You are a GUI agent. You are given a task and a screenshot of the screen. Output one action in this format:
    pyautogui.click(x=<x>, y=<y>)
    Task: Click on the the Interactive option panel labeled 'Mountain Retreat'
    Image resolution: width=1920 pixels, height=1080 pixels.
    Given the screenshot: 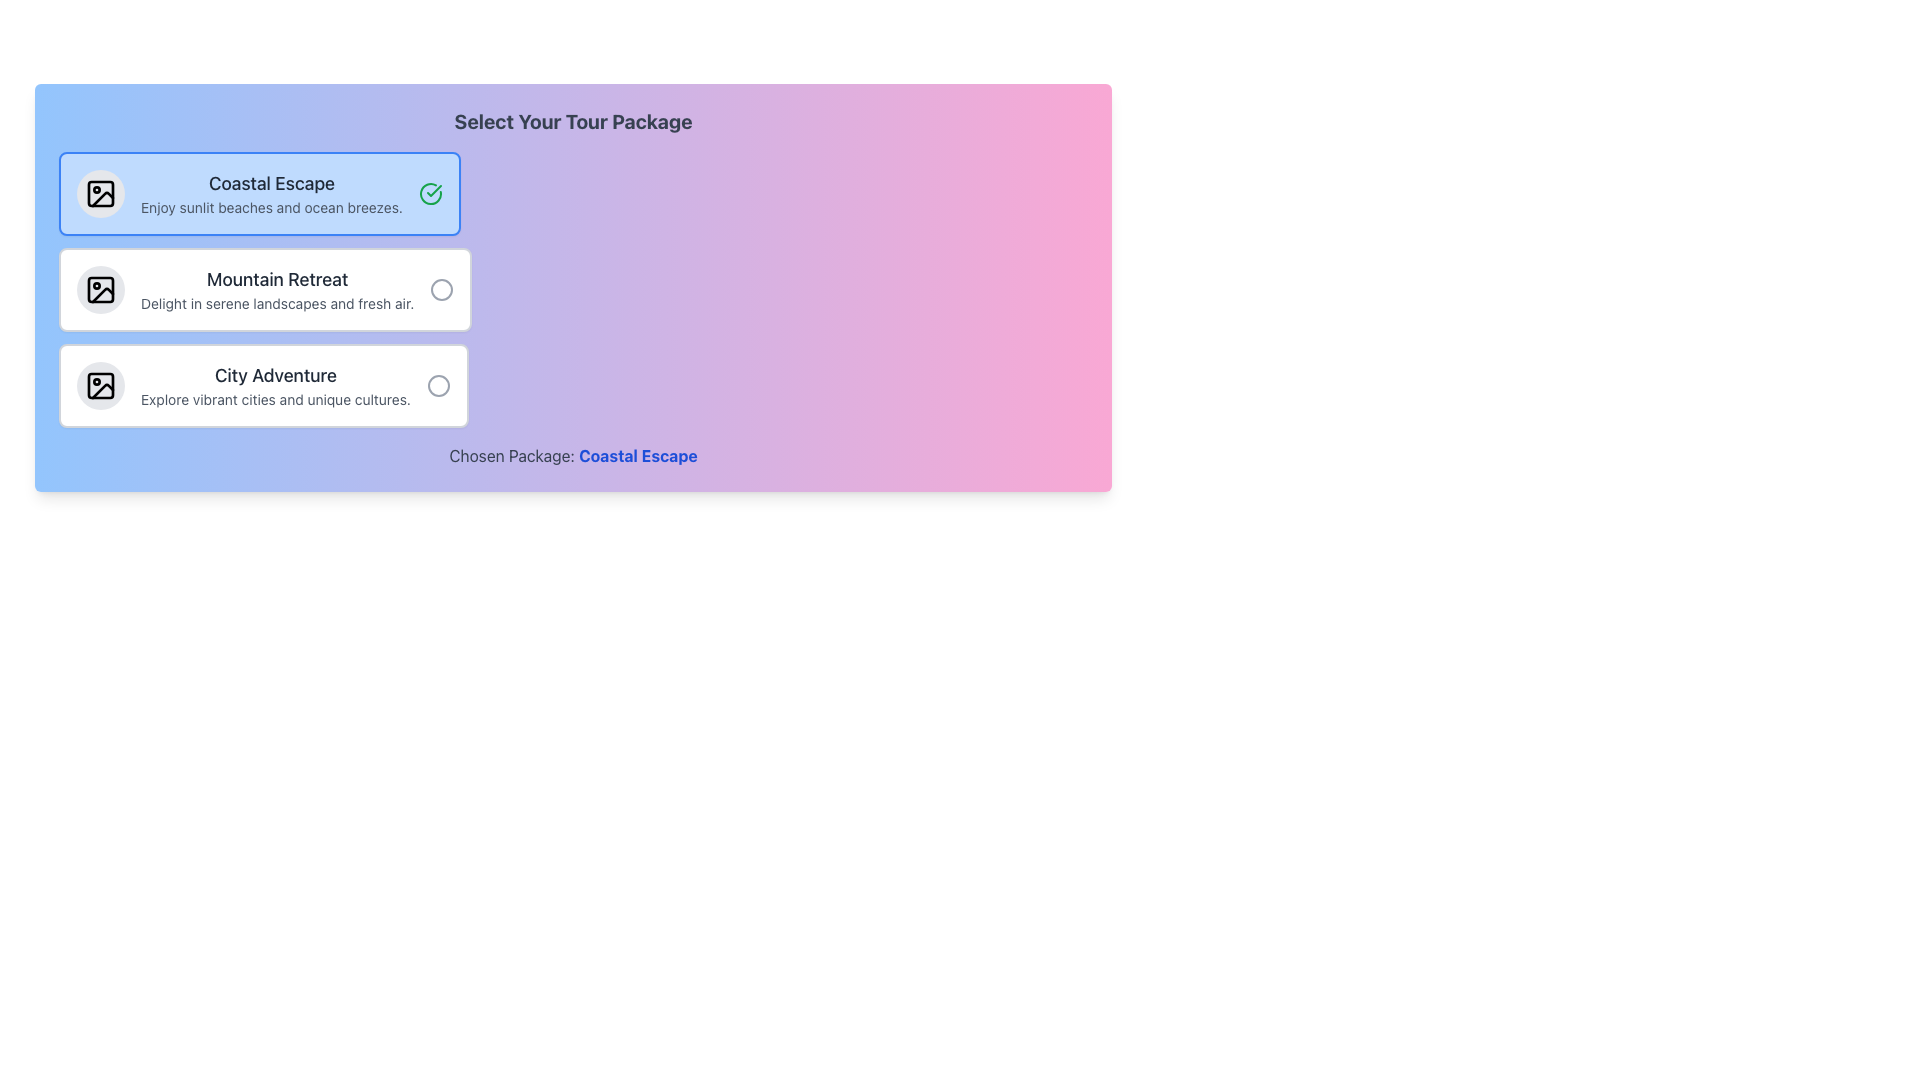 What is the action you would take?
    pyautogui.click(x=264, y=289)
    